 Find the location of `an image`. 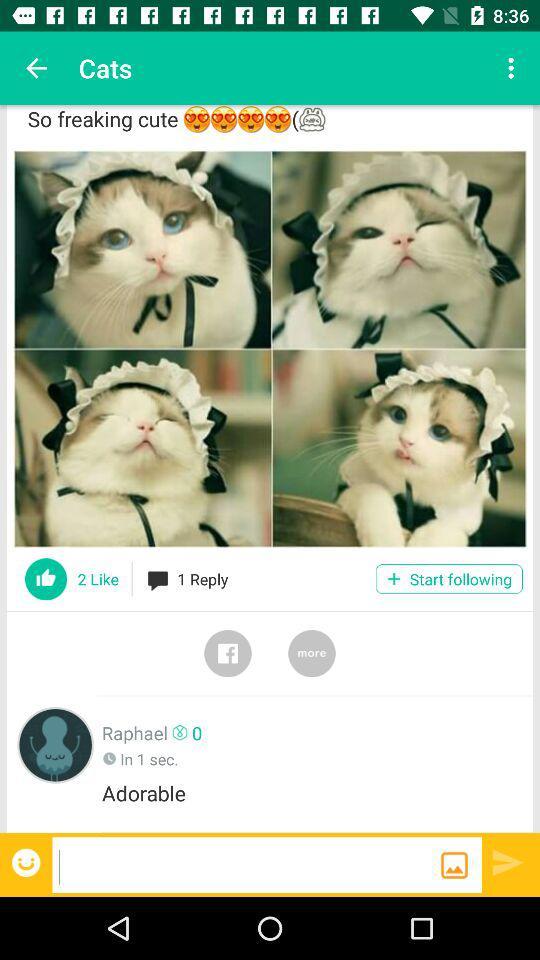

an image is located at coordinates (454, 864).